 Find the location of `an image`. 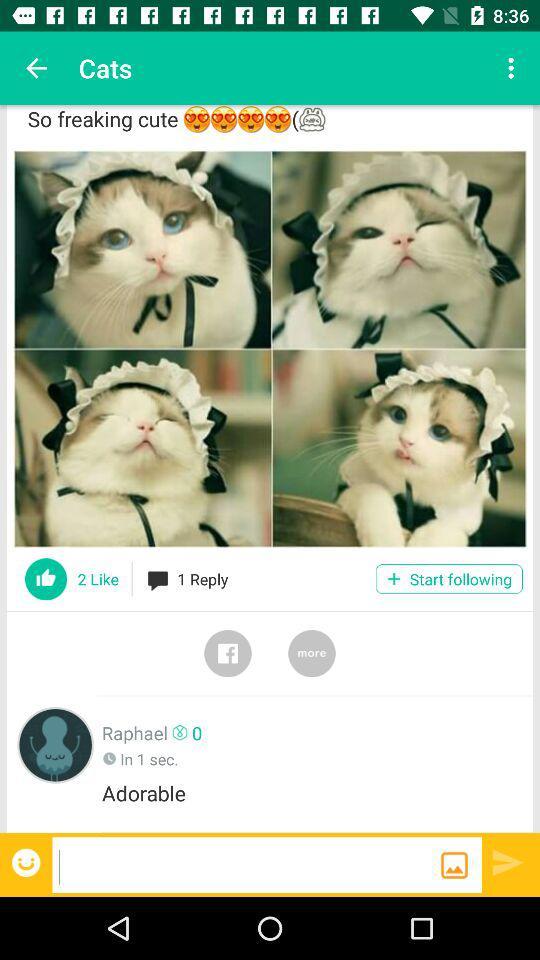

an image is located at coordinates (454, 864).